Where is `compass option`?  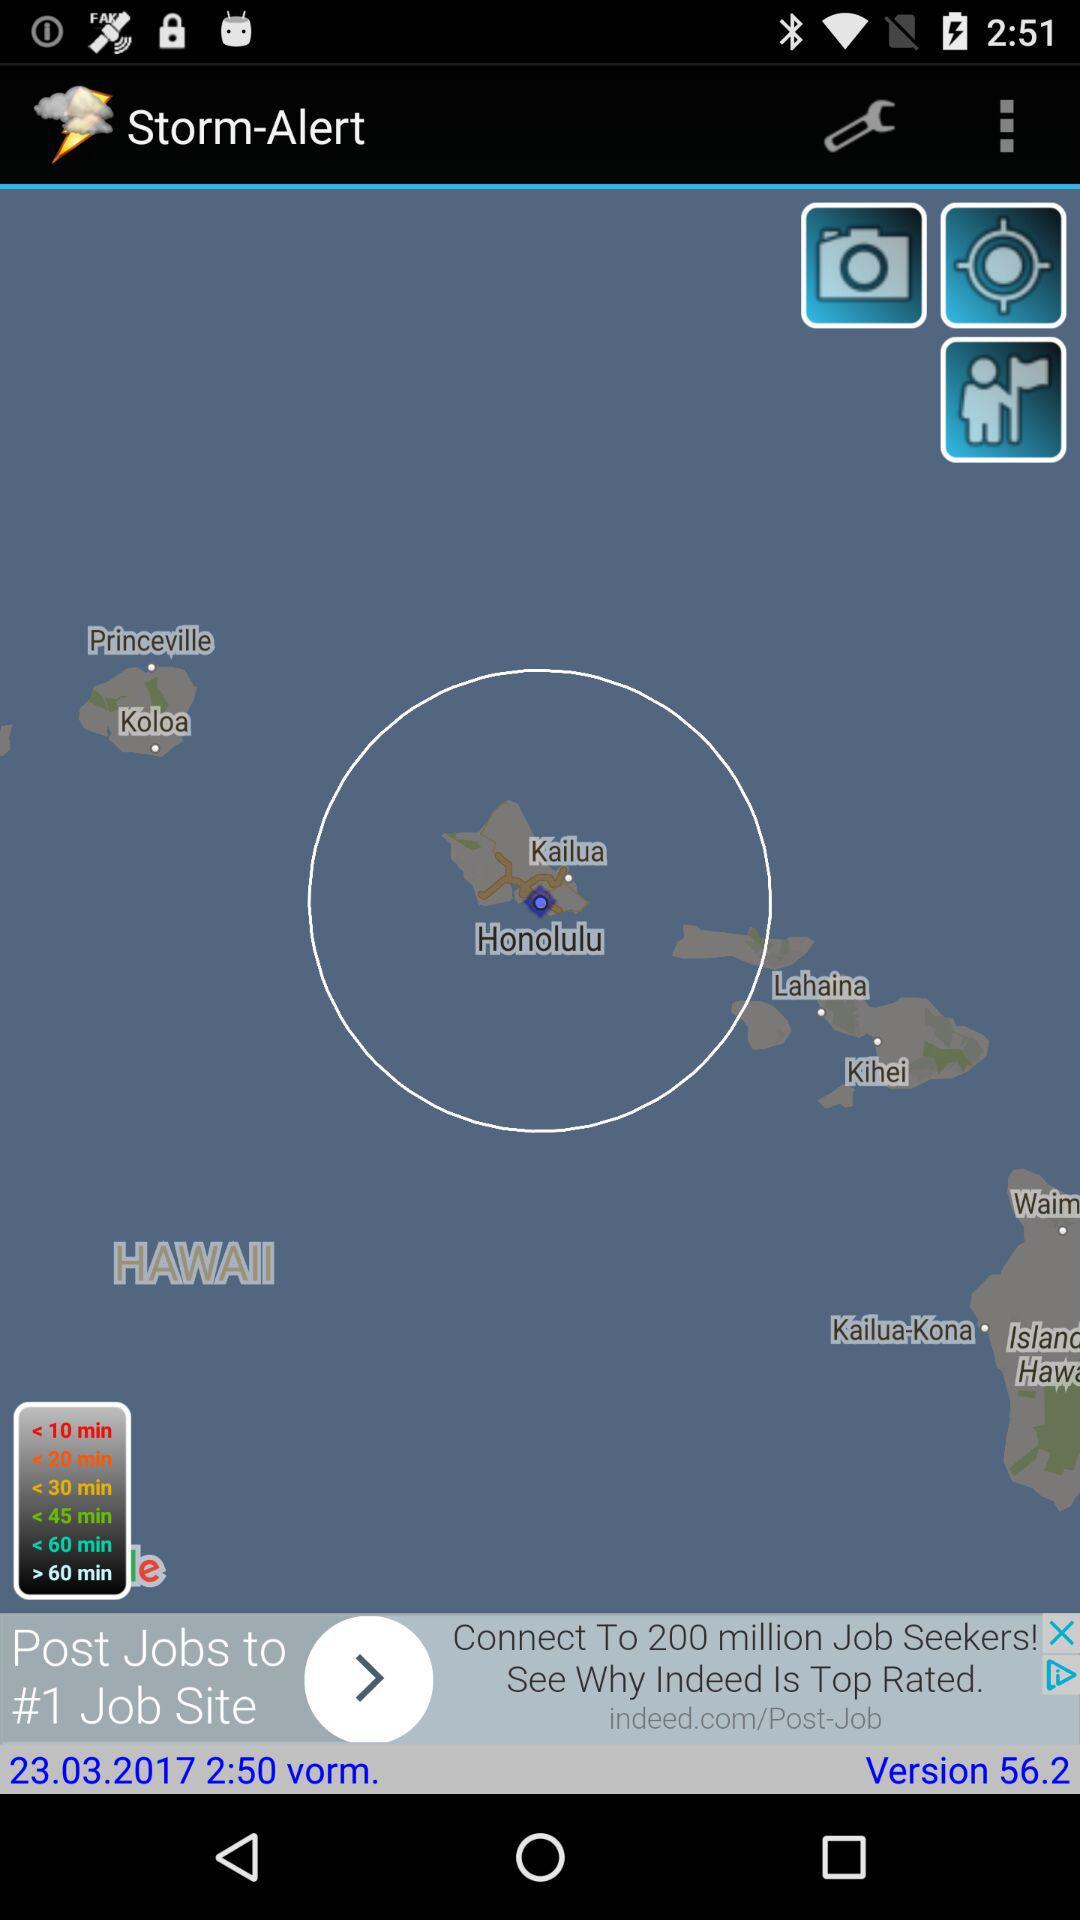 compass option is located at coordinates (1003, 264).